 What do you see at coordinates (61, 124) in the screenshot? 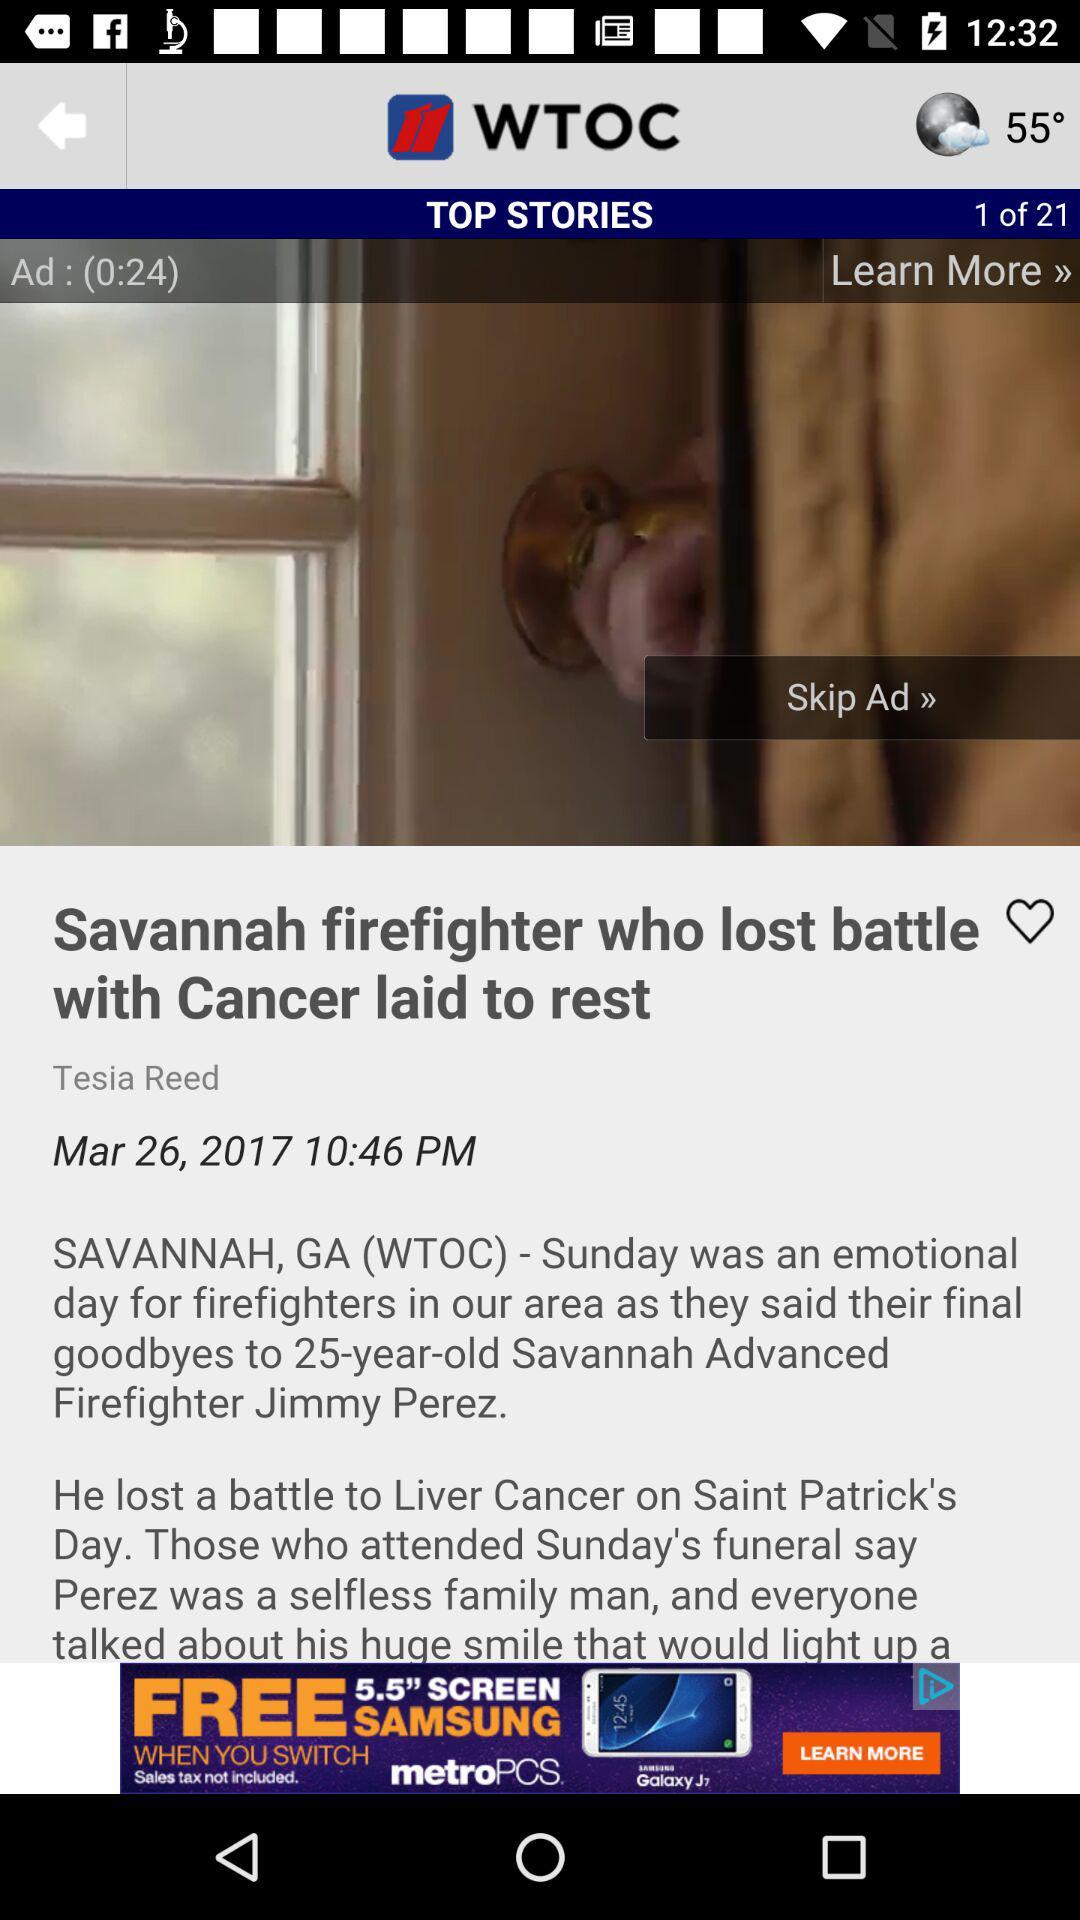
I see `go back` at bounding box center [61, 124].